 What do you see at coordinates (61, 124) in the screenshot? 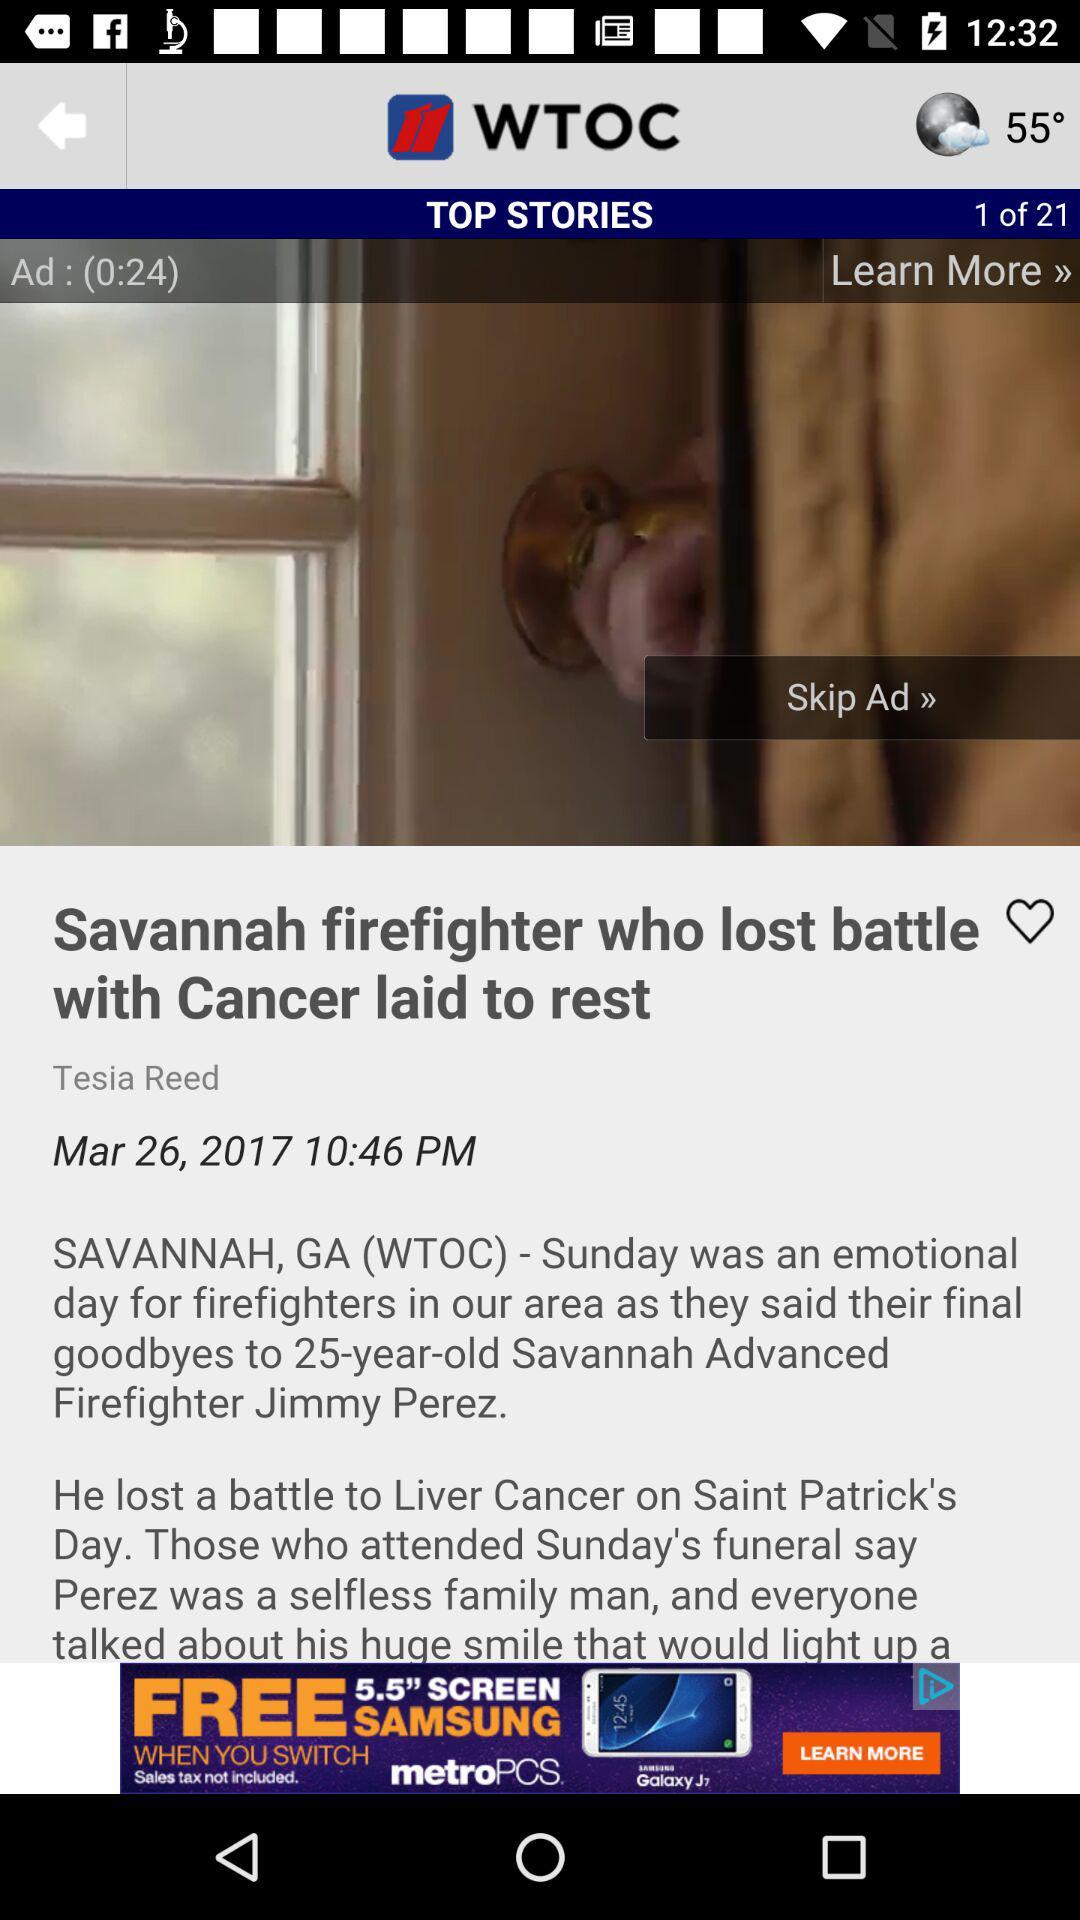
I see `go back` at bounding box center [61, 124].